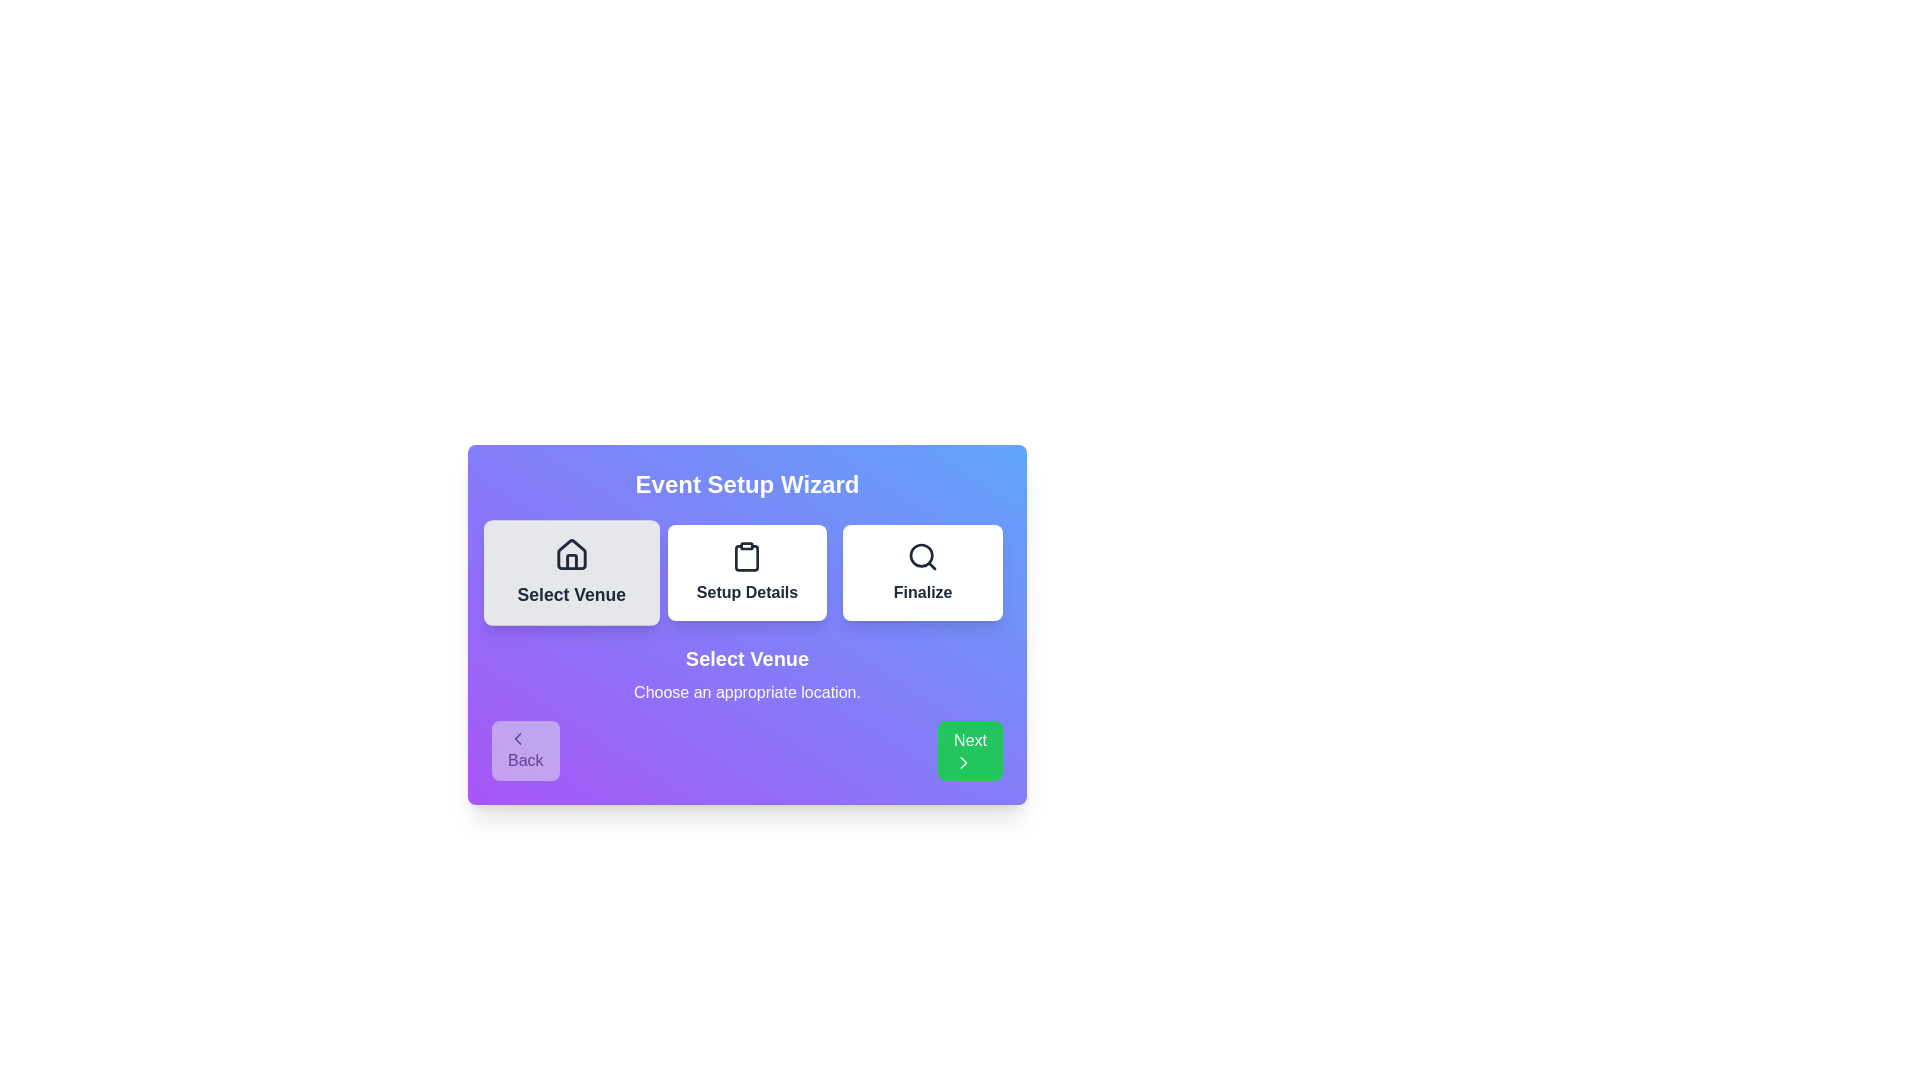  What do you see at coordinates (746, 675) in the screenshot?
I see `the step description text for better visibility` at bounding box center [746, 675].